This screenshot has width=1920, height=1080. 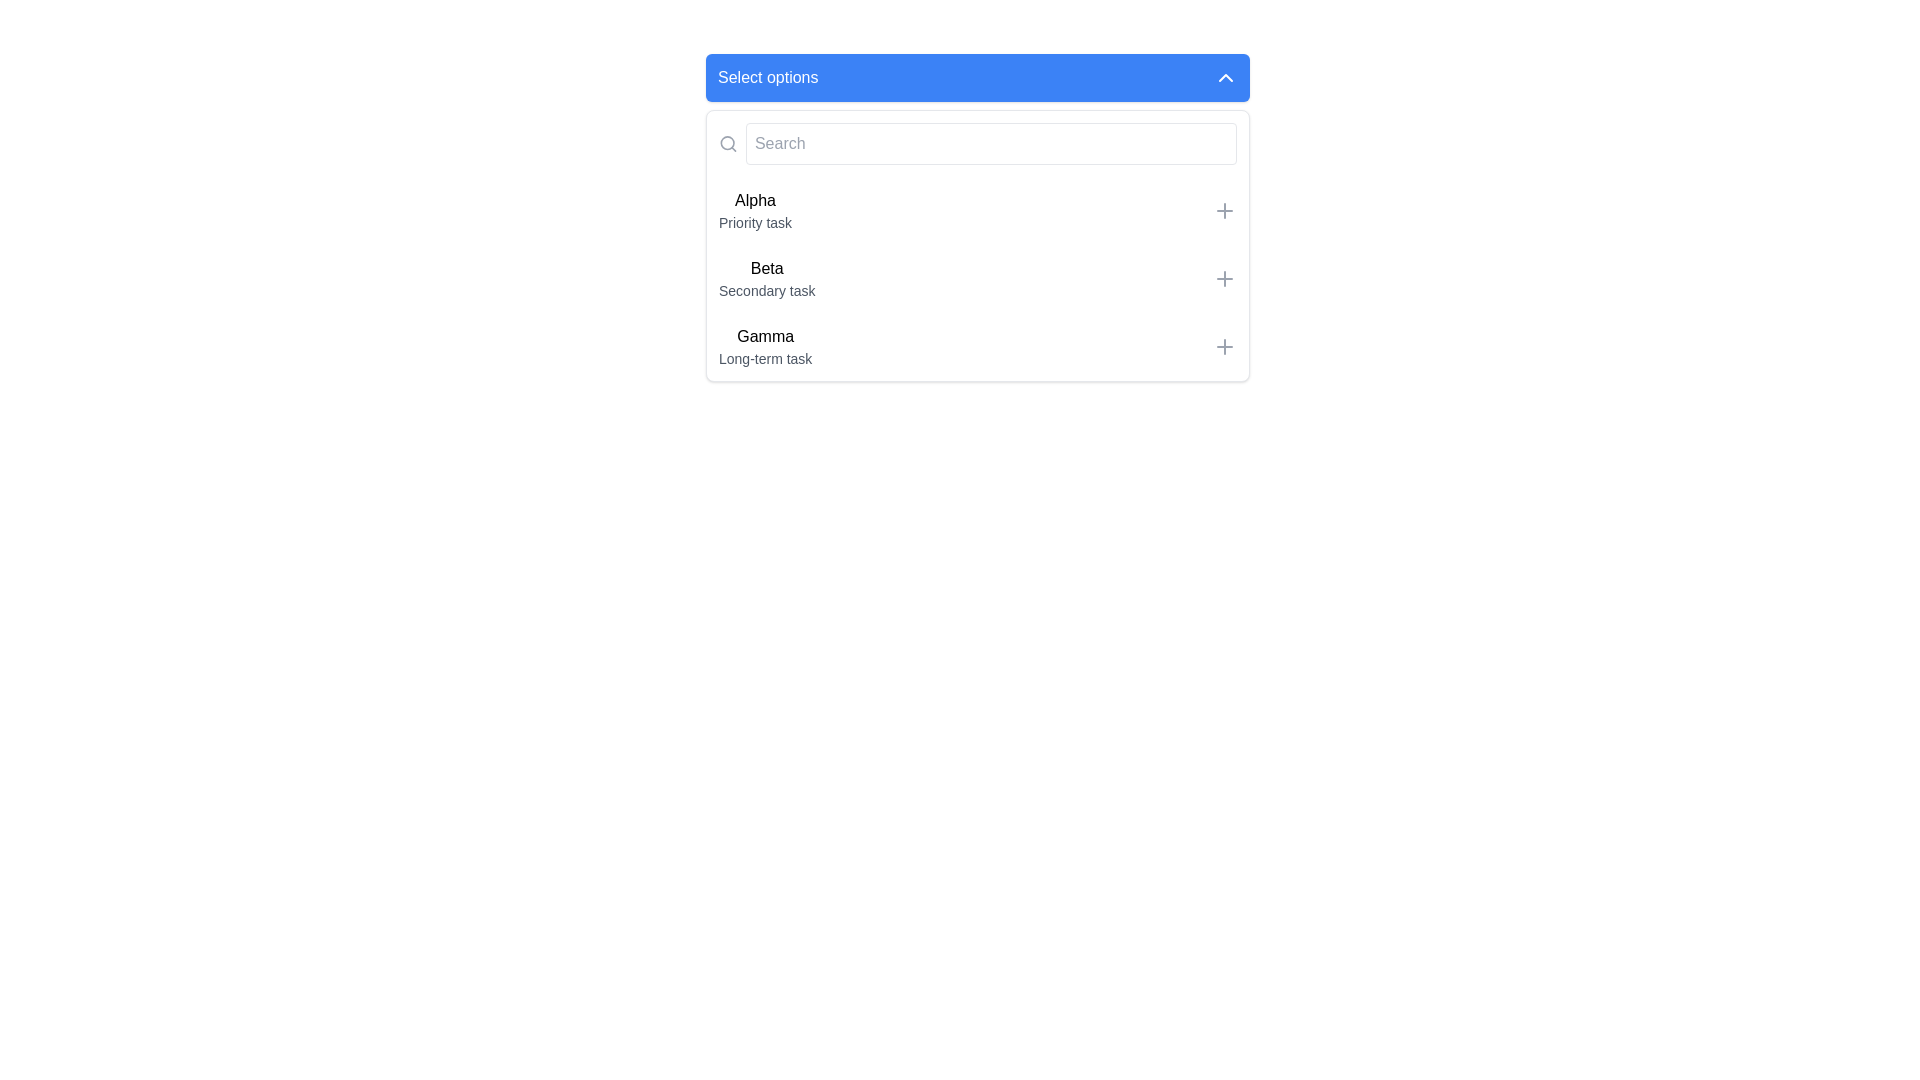 I want to click on the text label providing context about the 'Alpha' label, which is located in the dropdown menu section, positioned at the top of the list, so click(x=754, y=223).